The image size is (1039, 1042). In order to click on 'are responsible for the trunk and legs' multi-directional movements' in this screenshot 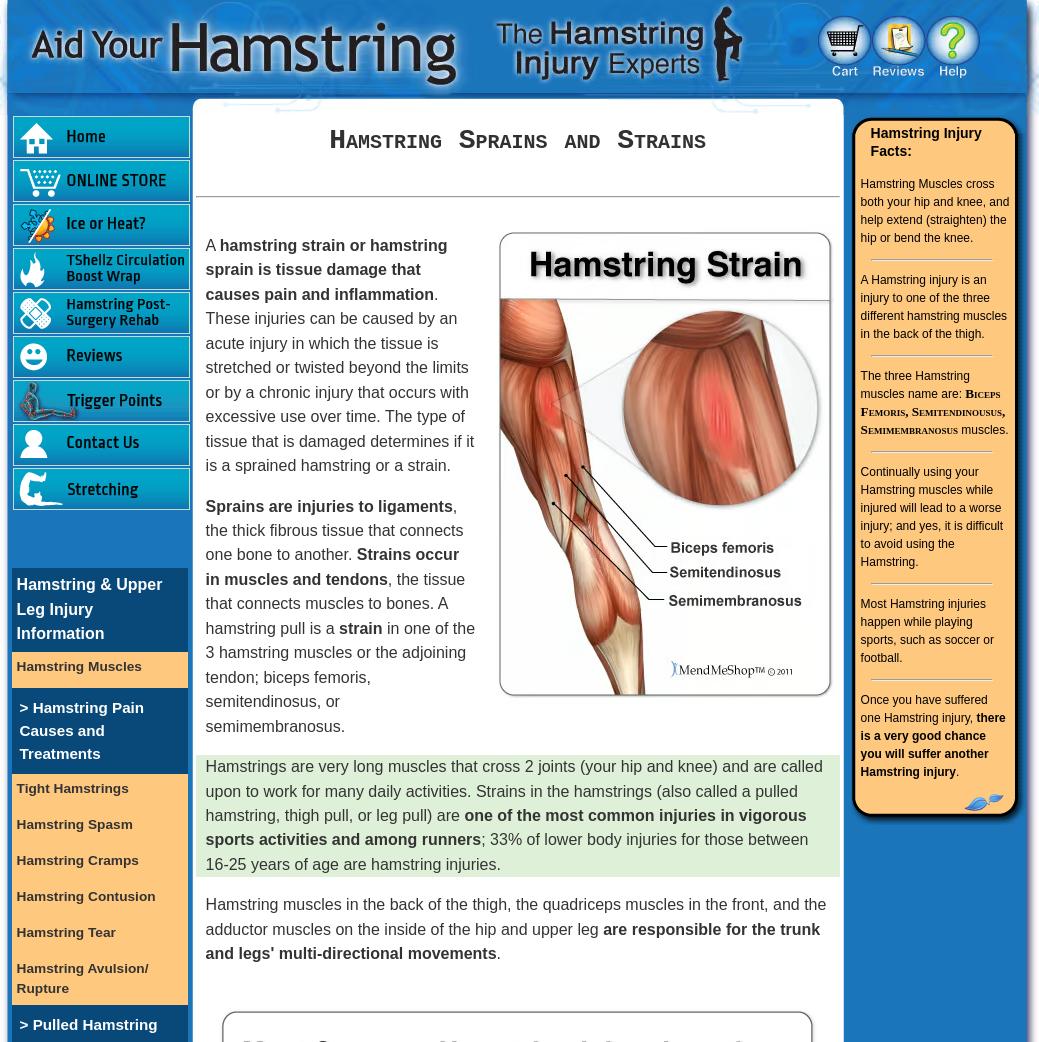, I will do `click(511, 940)`.